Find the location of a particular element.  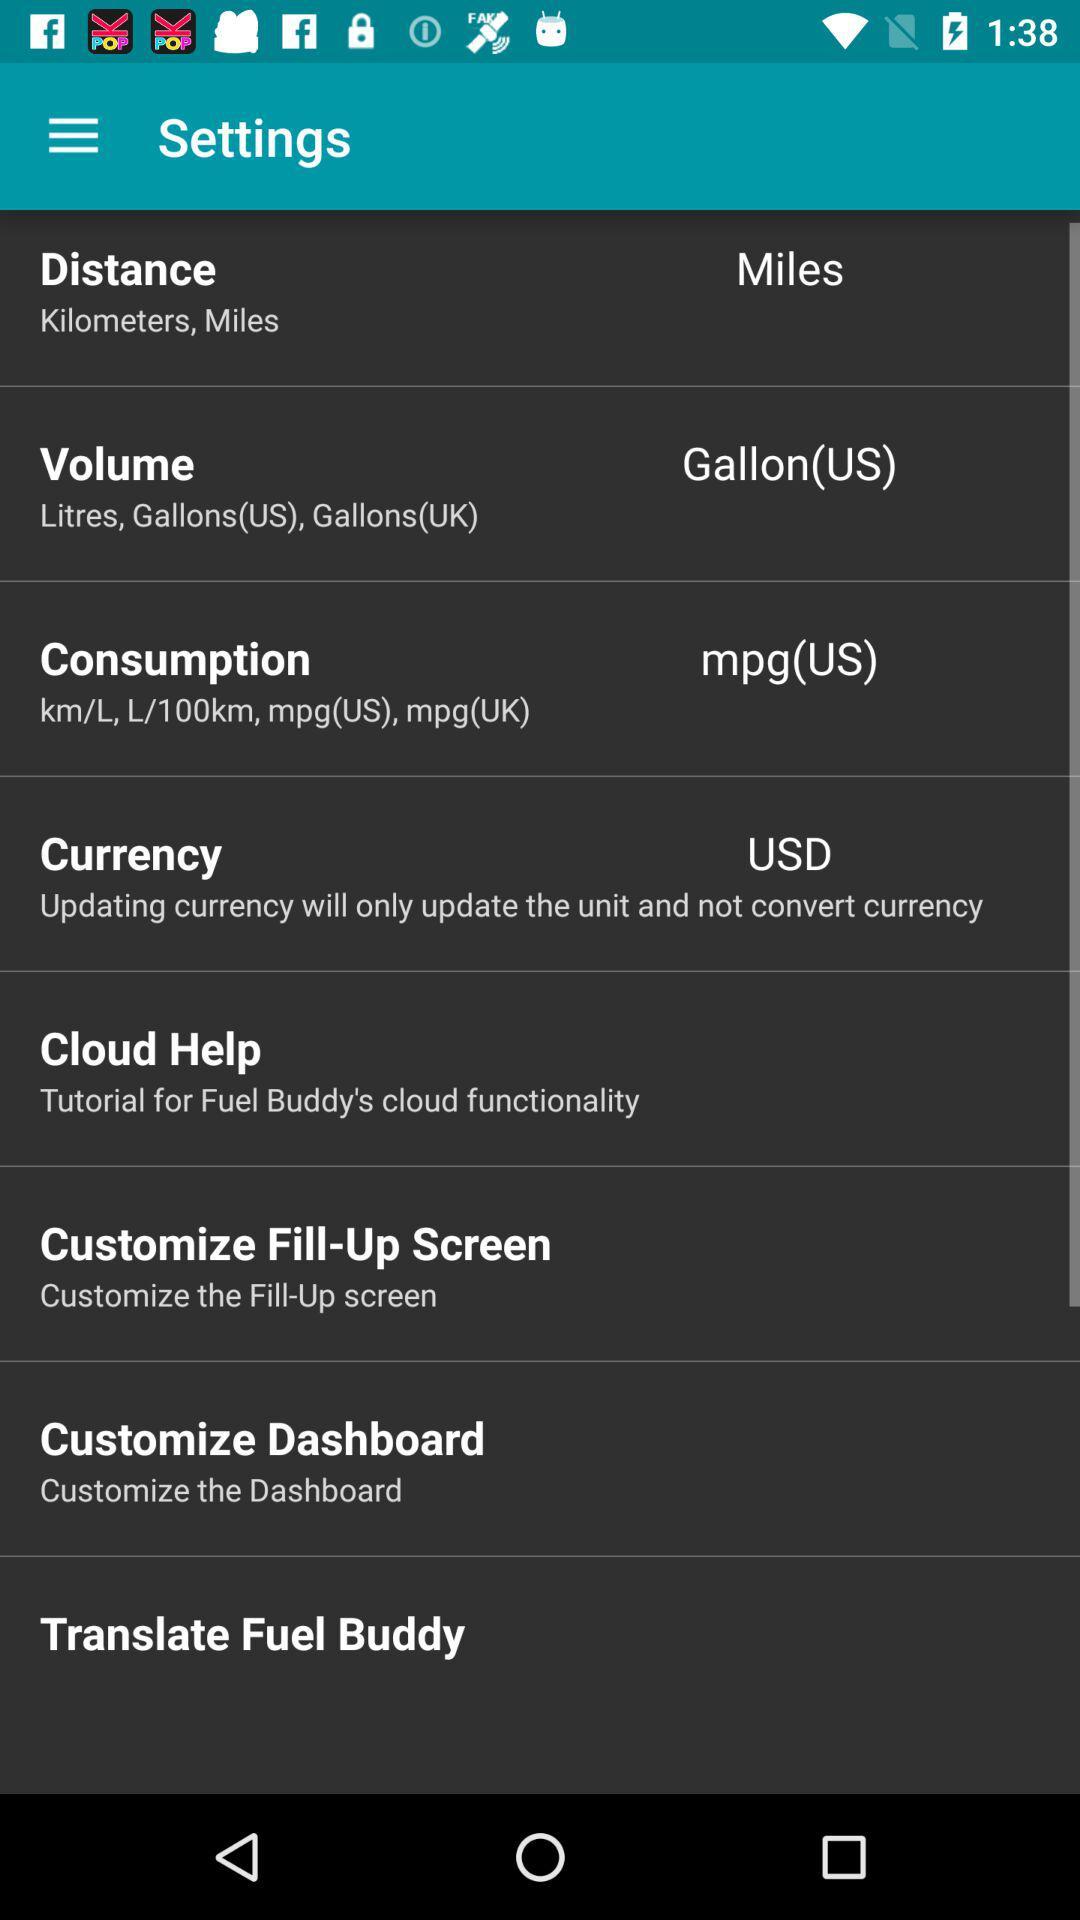

usd item is located at coordinates (789, 852).